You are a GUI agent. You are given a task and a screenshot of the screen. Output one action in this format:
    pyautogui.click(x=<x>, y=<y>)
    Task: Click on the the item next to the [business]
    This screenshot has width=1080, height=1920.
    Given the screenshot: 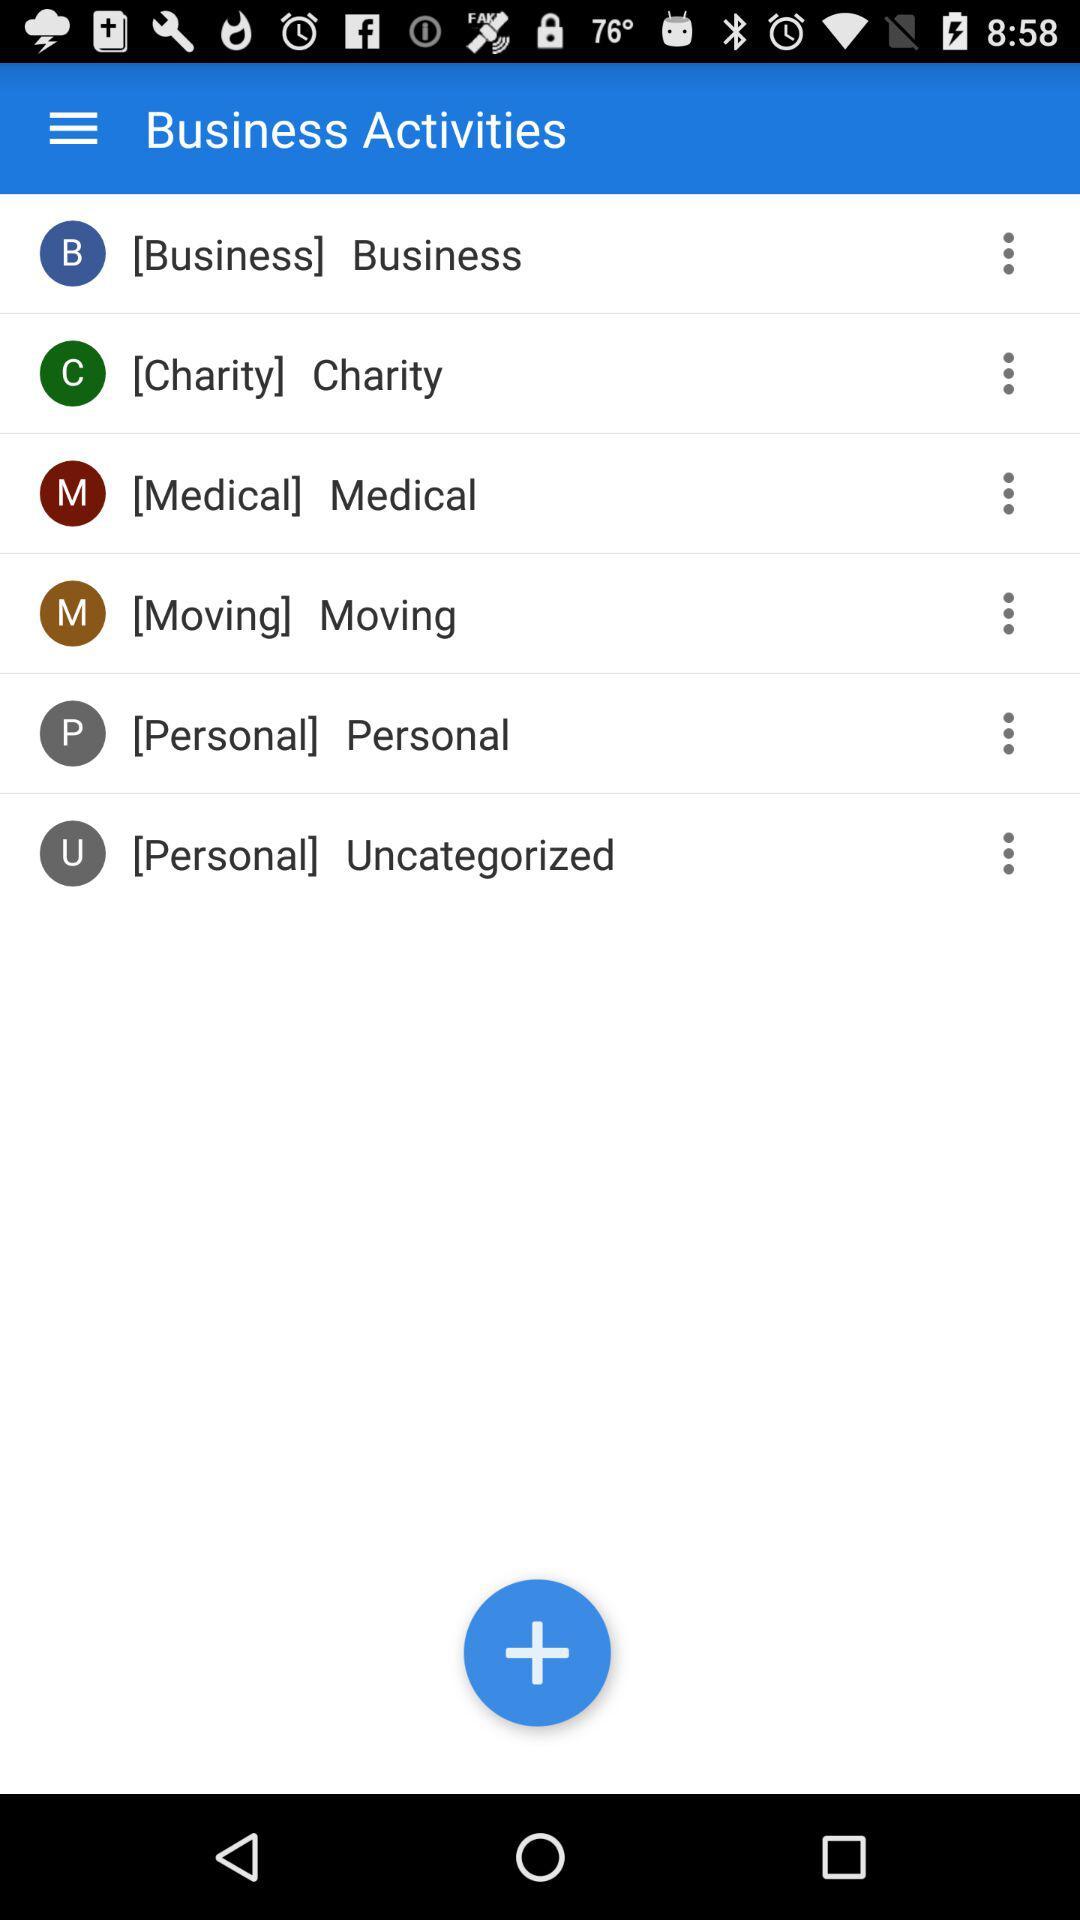 What is the action you would take?
    pyautogui.click(x=71, y=252)
    